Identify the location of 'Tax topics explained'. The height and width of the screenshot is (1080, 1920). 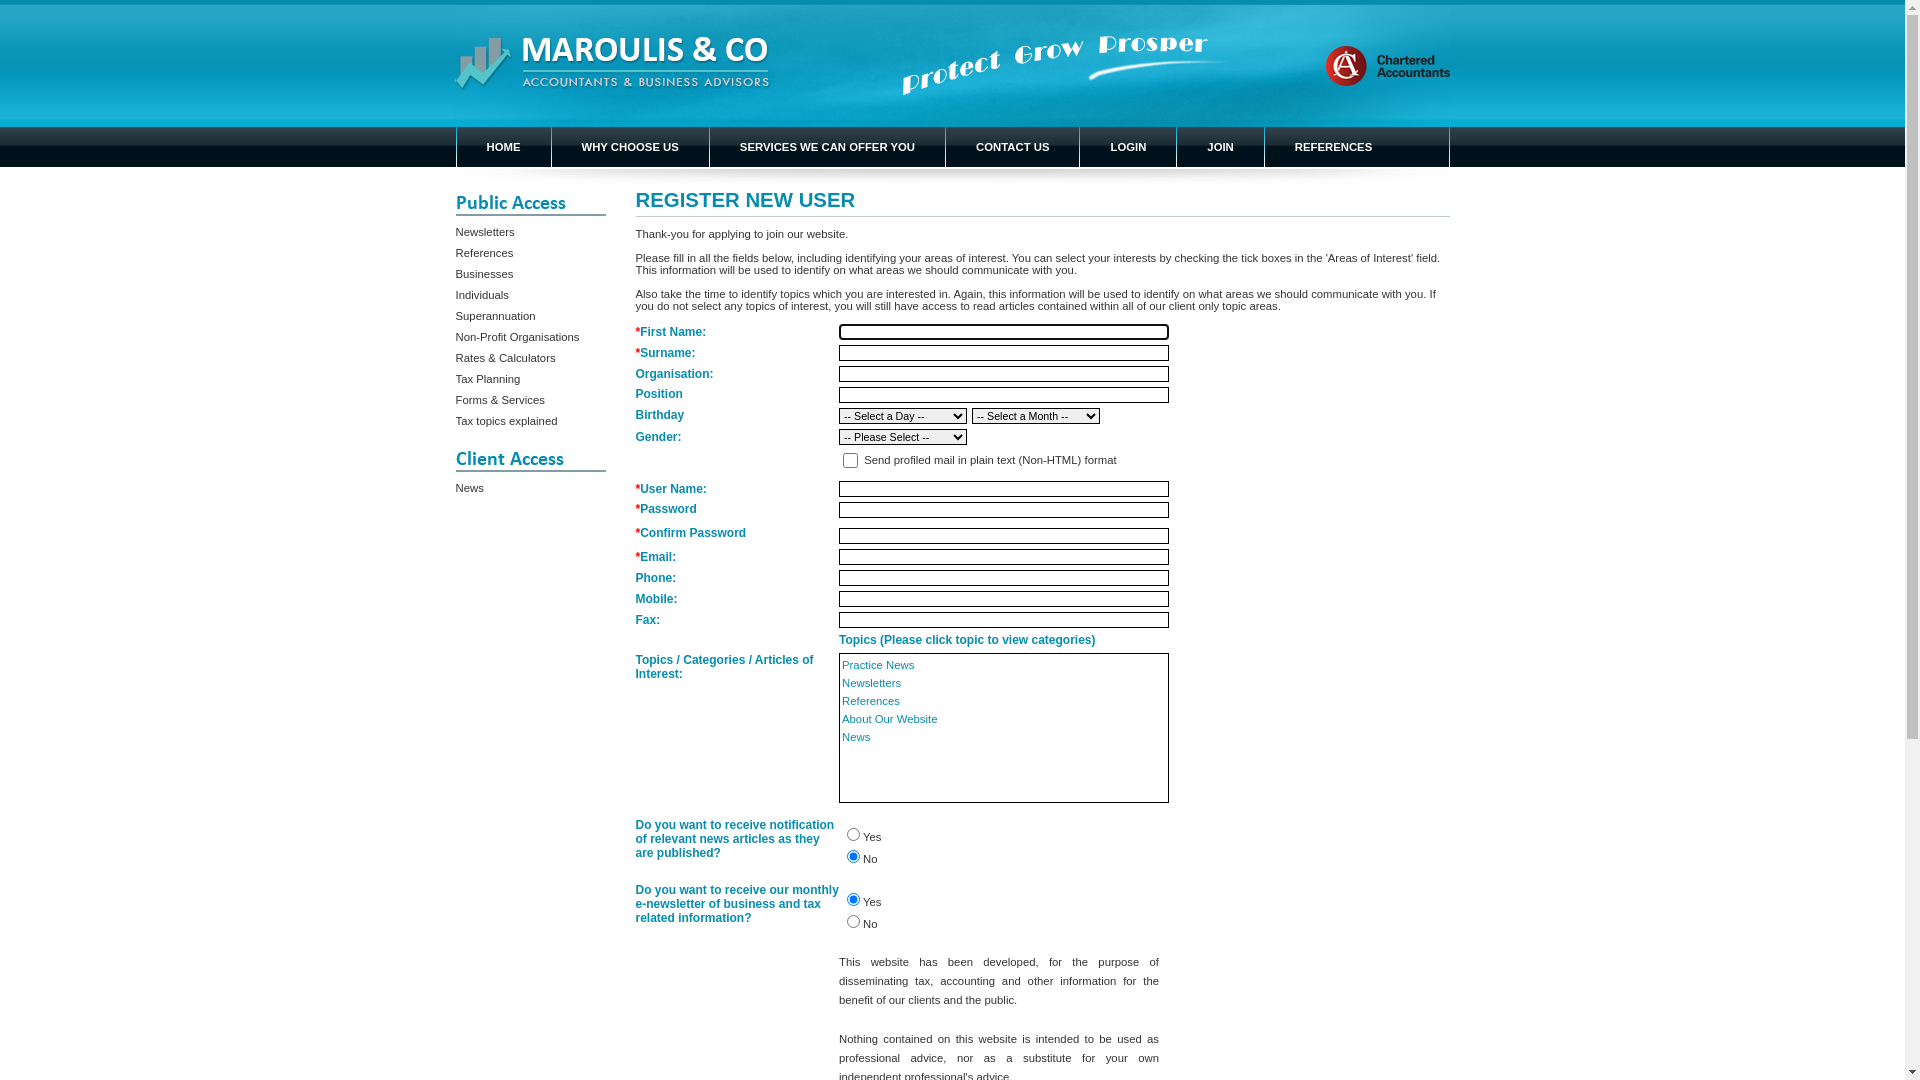
(455, 419).